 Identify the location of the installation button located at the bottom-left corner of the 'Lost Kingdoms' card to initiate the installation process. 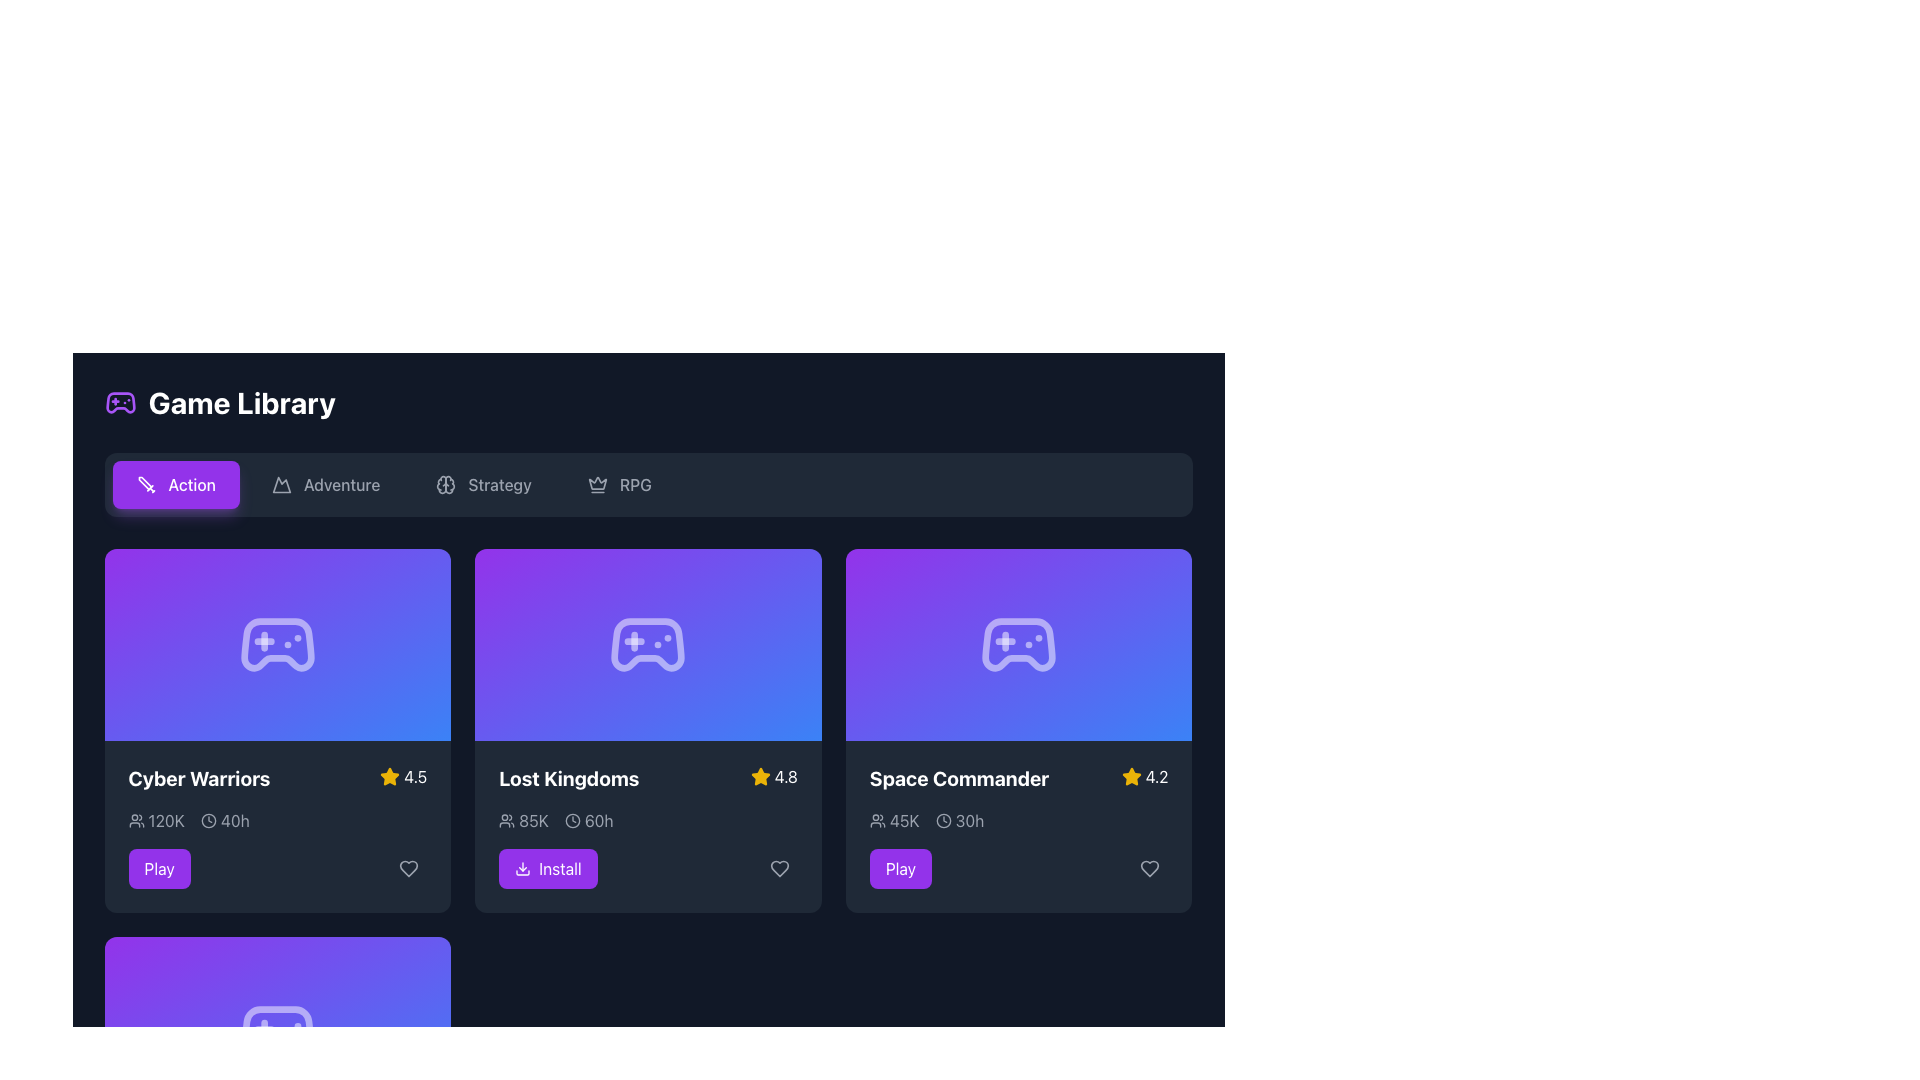
(648, 867).